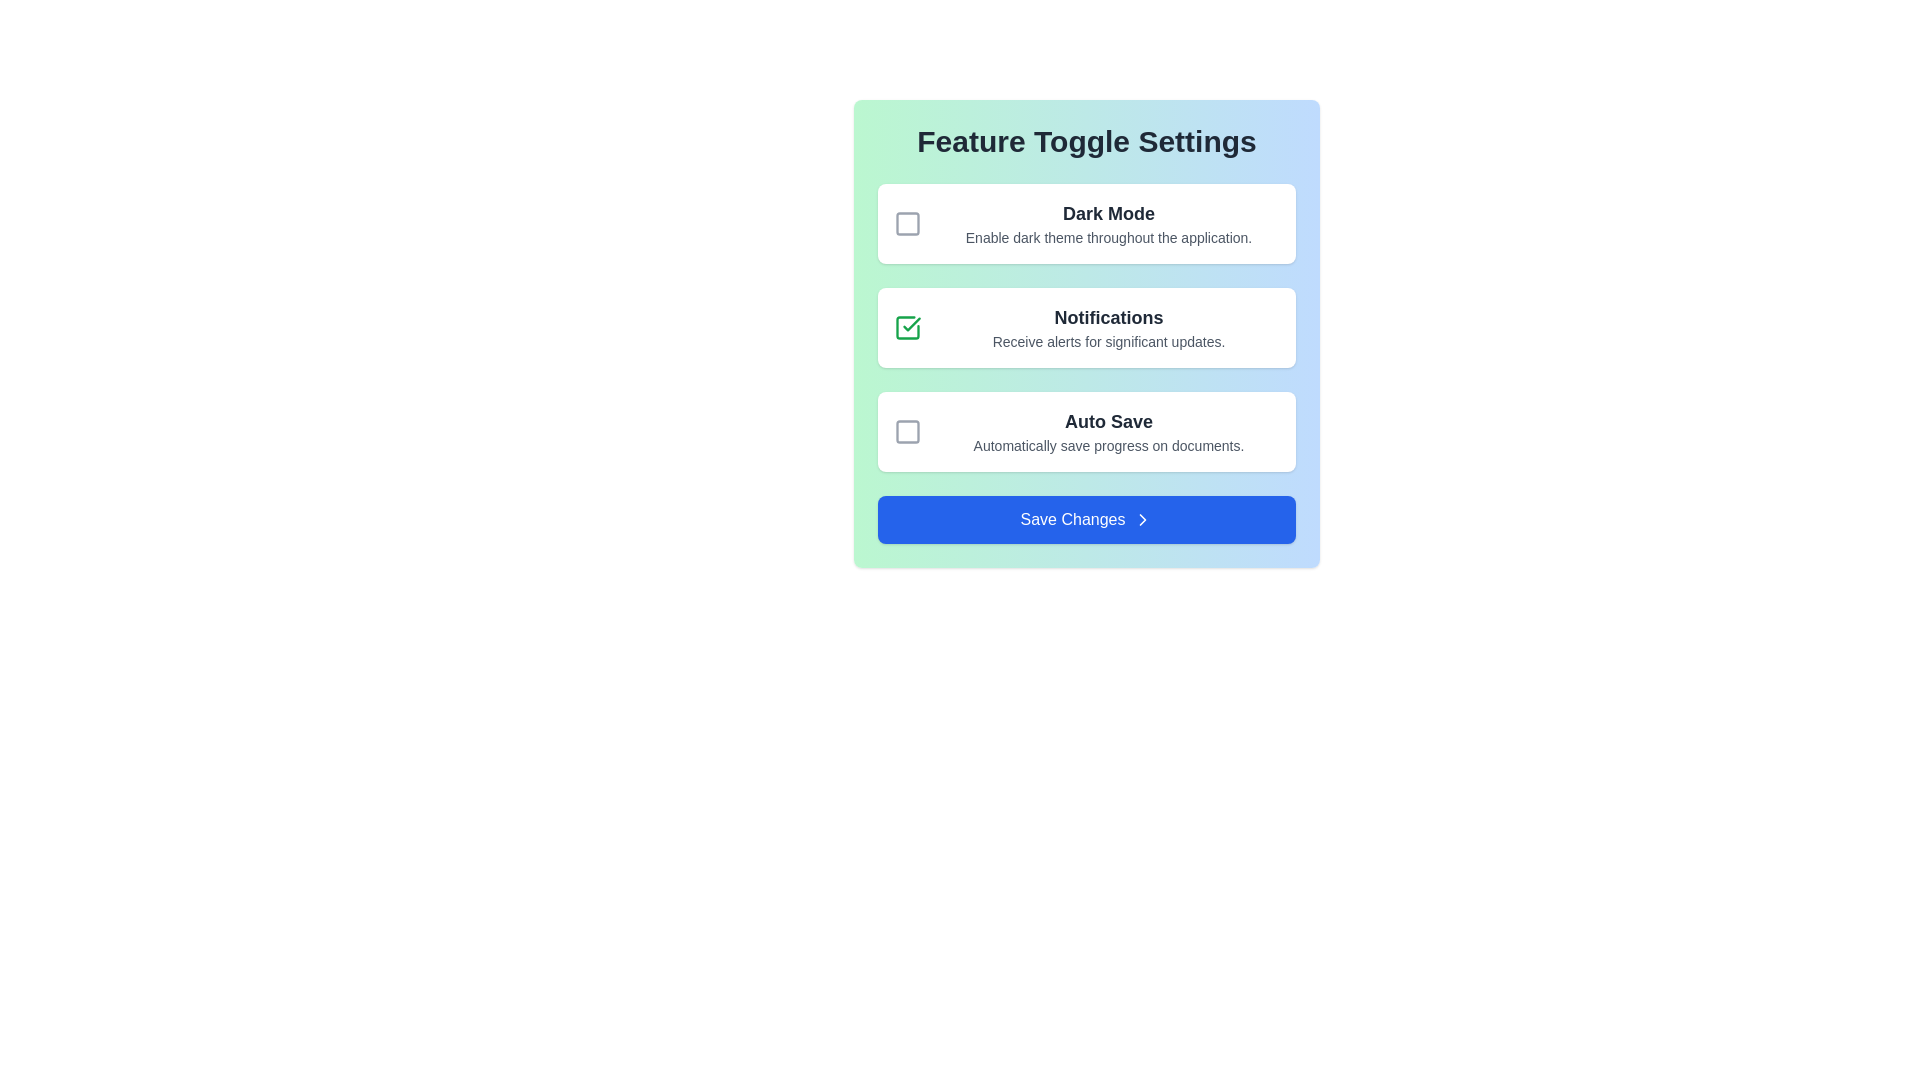 The image size is (1920, 1080). I want to click on the checkboxes for the toggle options in the 'Feature Toggle Settings' panel, which includes 'Dark Mode', 'Notifications', and 'Auto Save', so click(1085, 333).